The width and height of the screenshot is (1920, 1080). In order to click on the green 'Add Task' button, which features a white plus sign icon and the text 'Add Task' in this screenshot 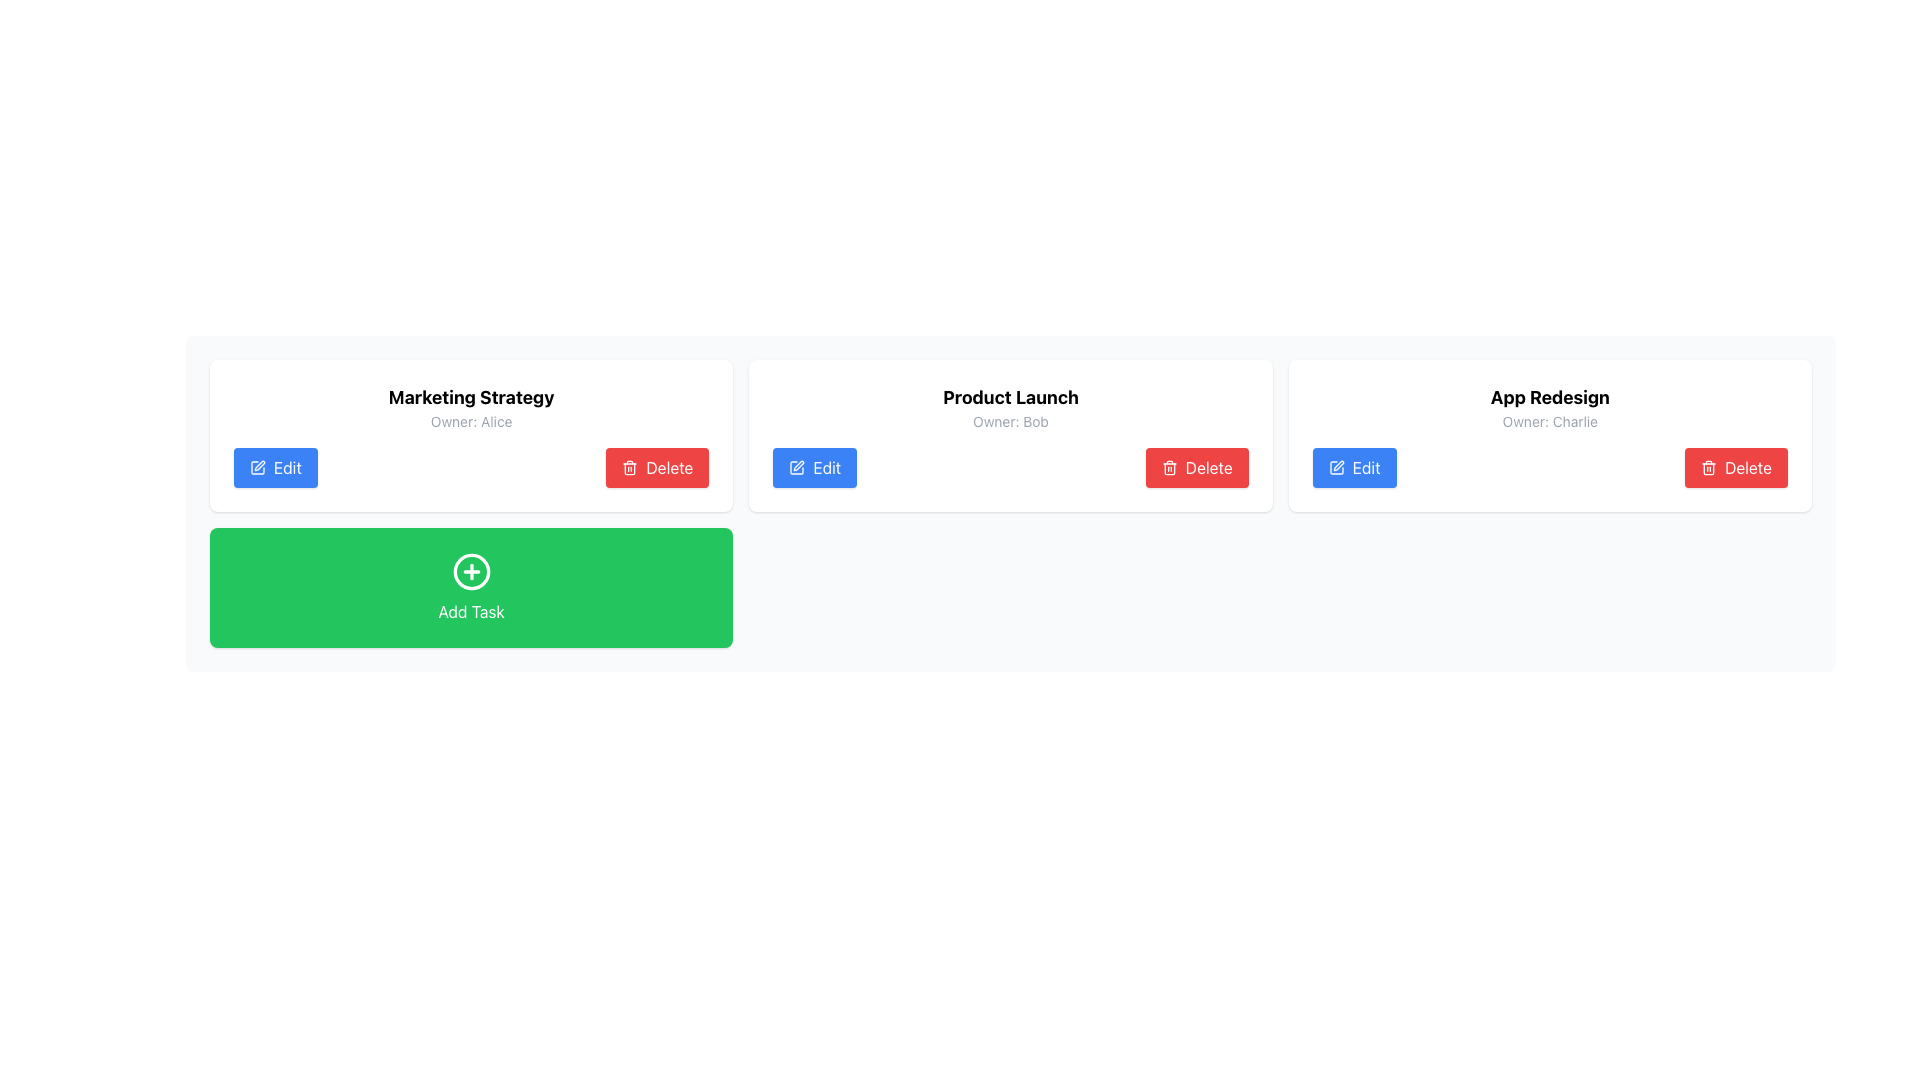, I will do `click(470, 586)`.